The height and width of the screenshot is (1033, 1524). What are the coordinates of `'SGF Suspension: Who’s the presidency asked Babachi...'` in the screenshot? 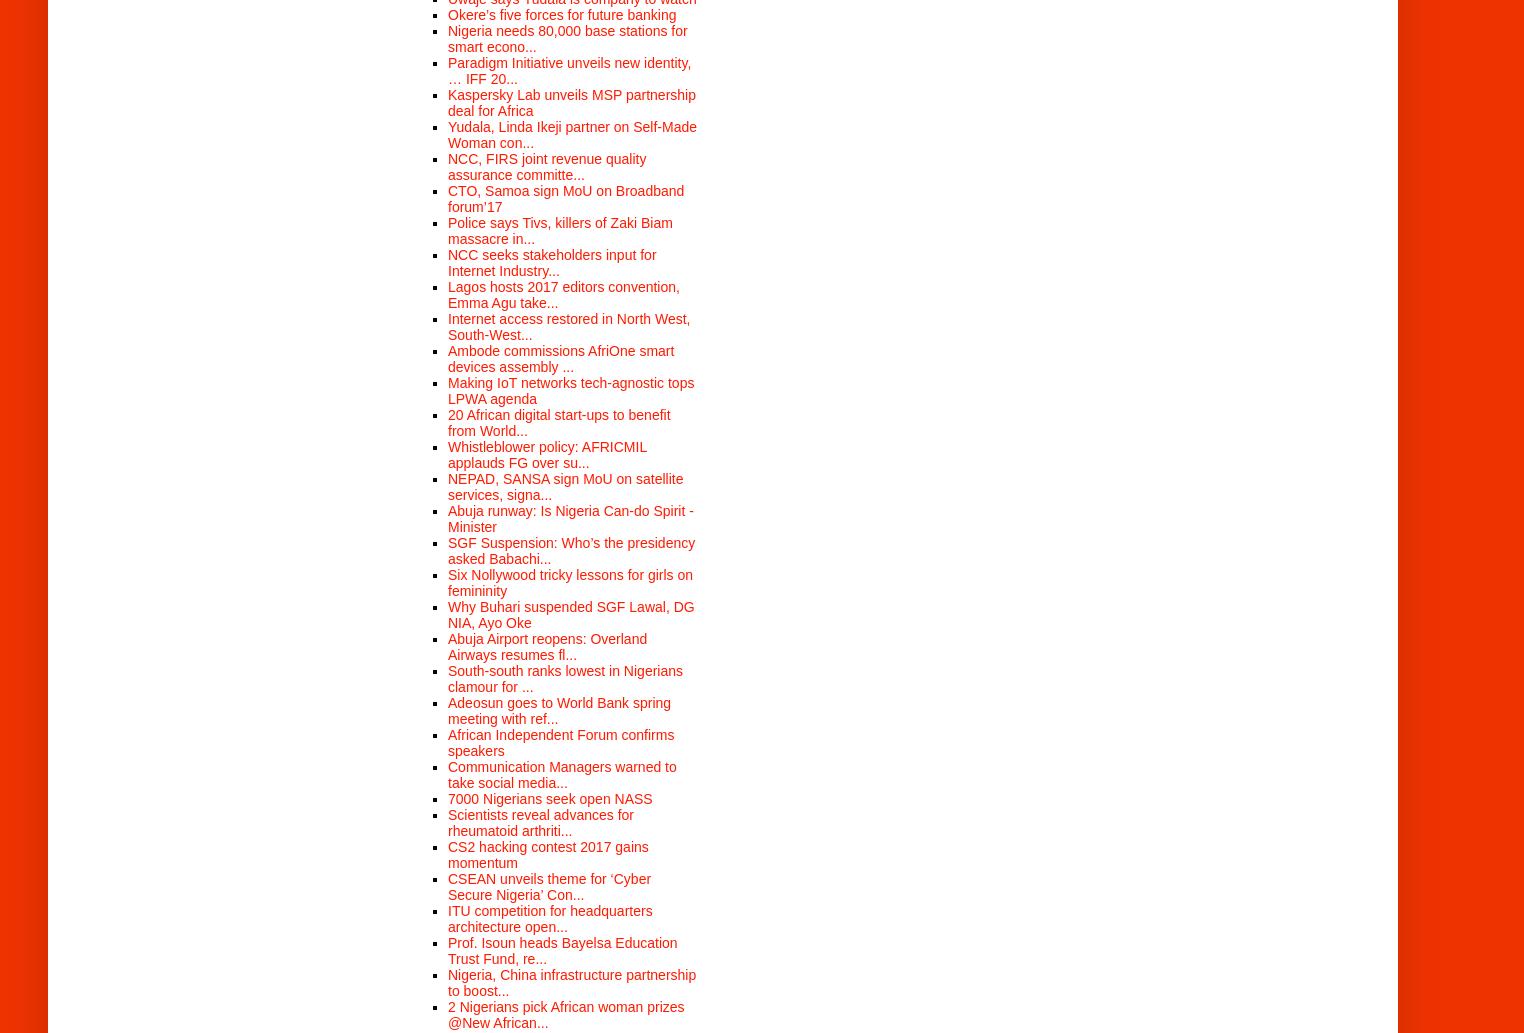 It's located at (570, 548).